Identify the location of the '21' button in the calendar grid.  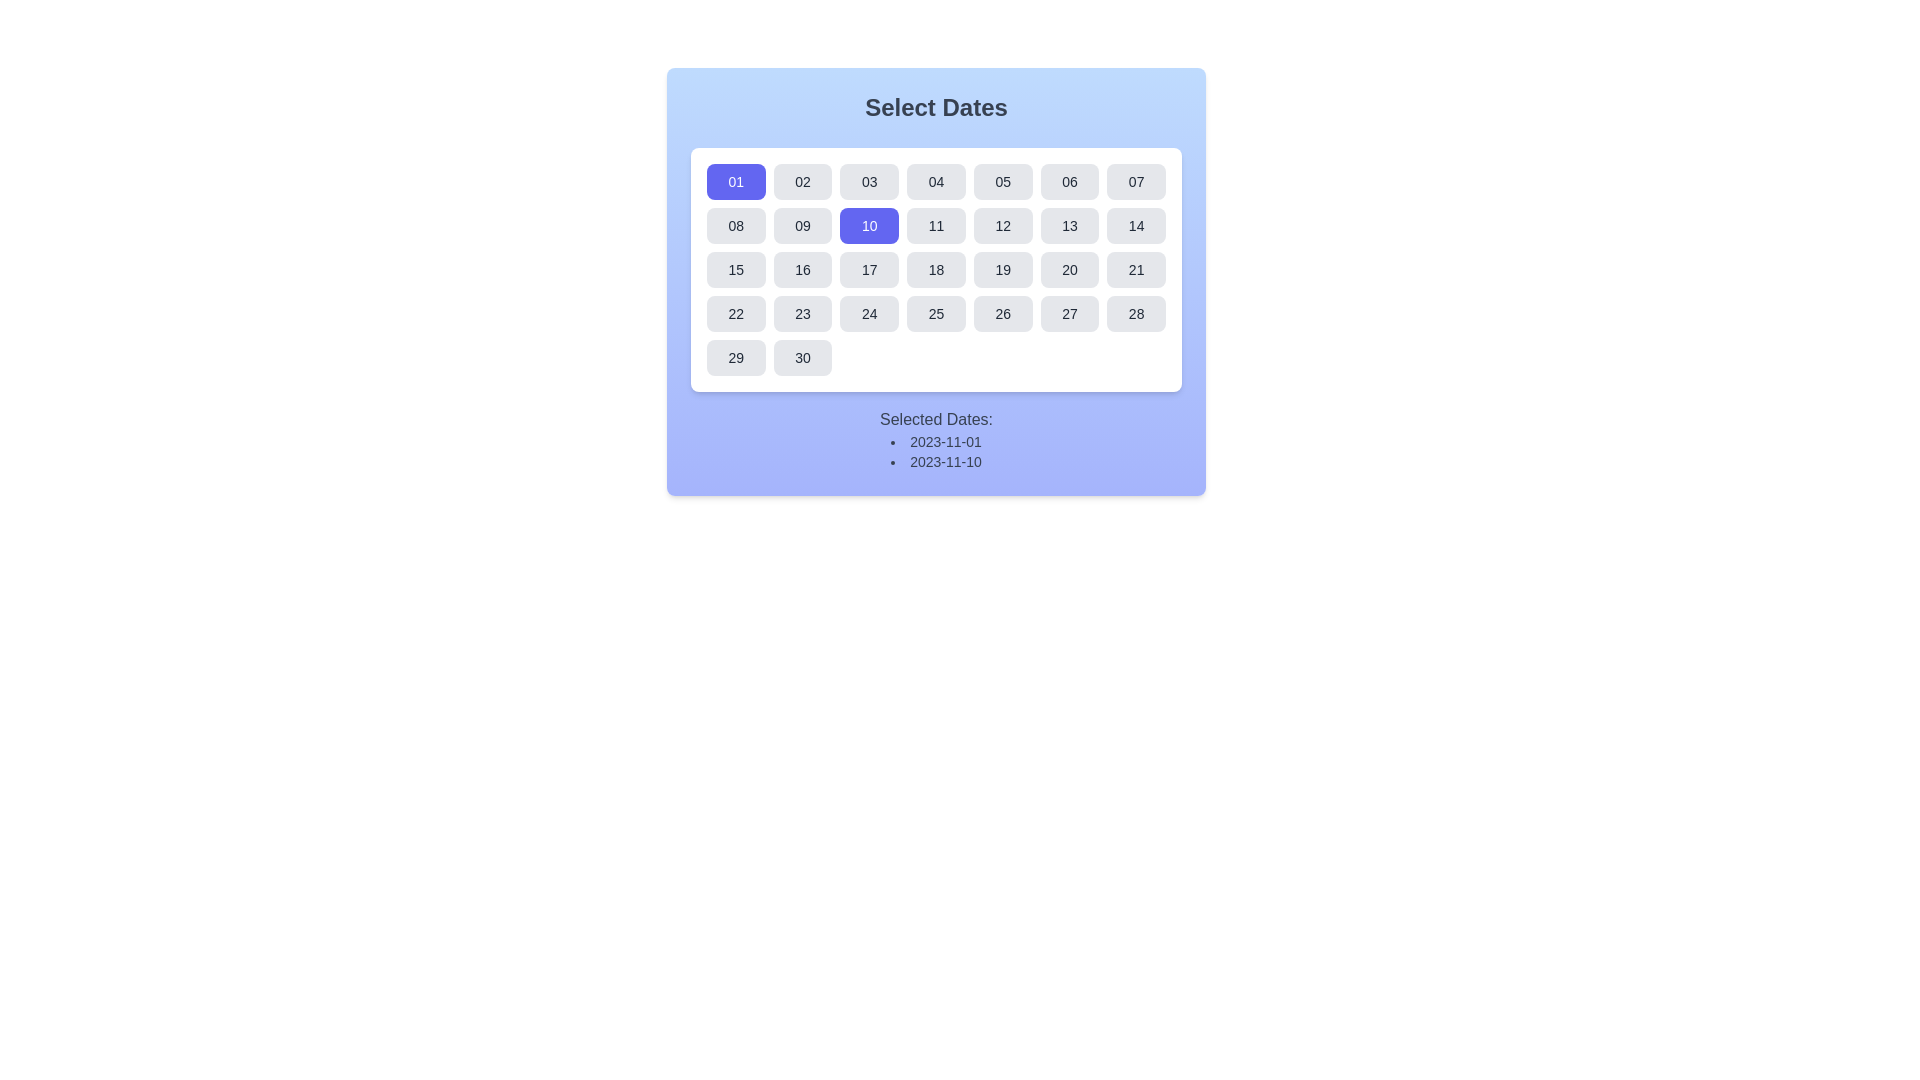
(1136, 270).